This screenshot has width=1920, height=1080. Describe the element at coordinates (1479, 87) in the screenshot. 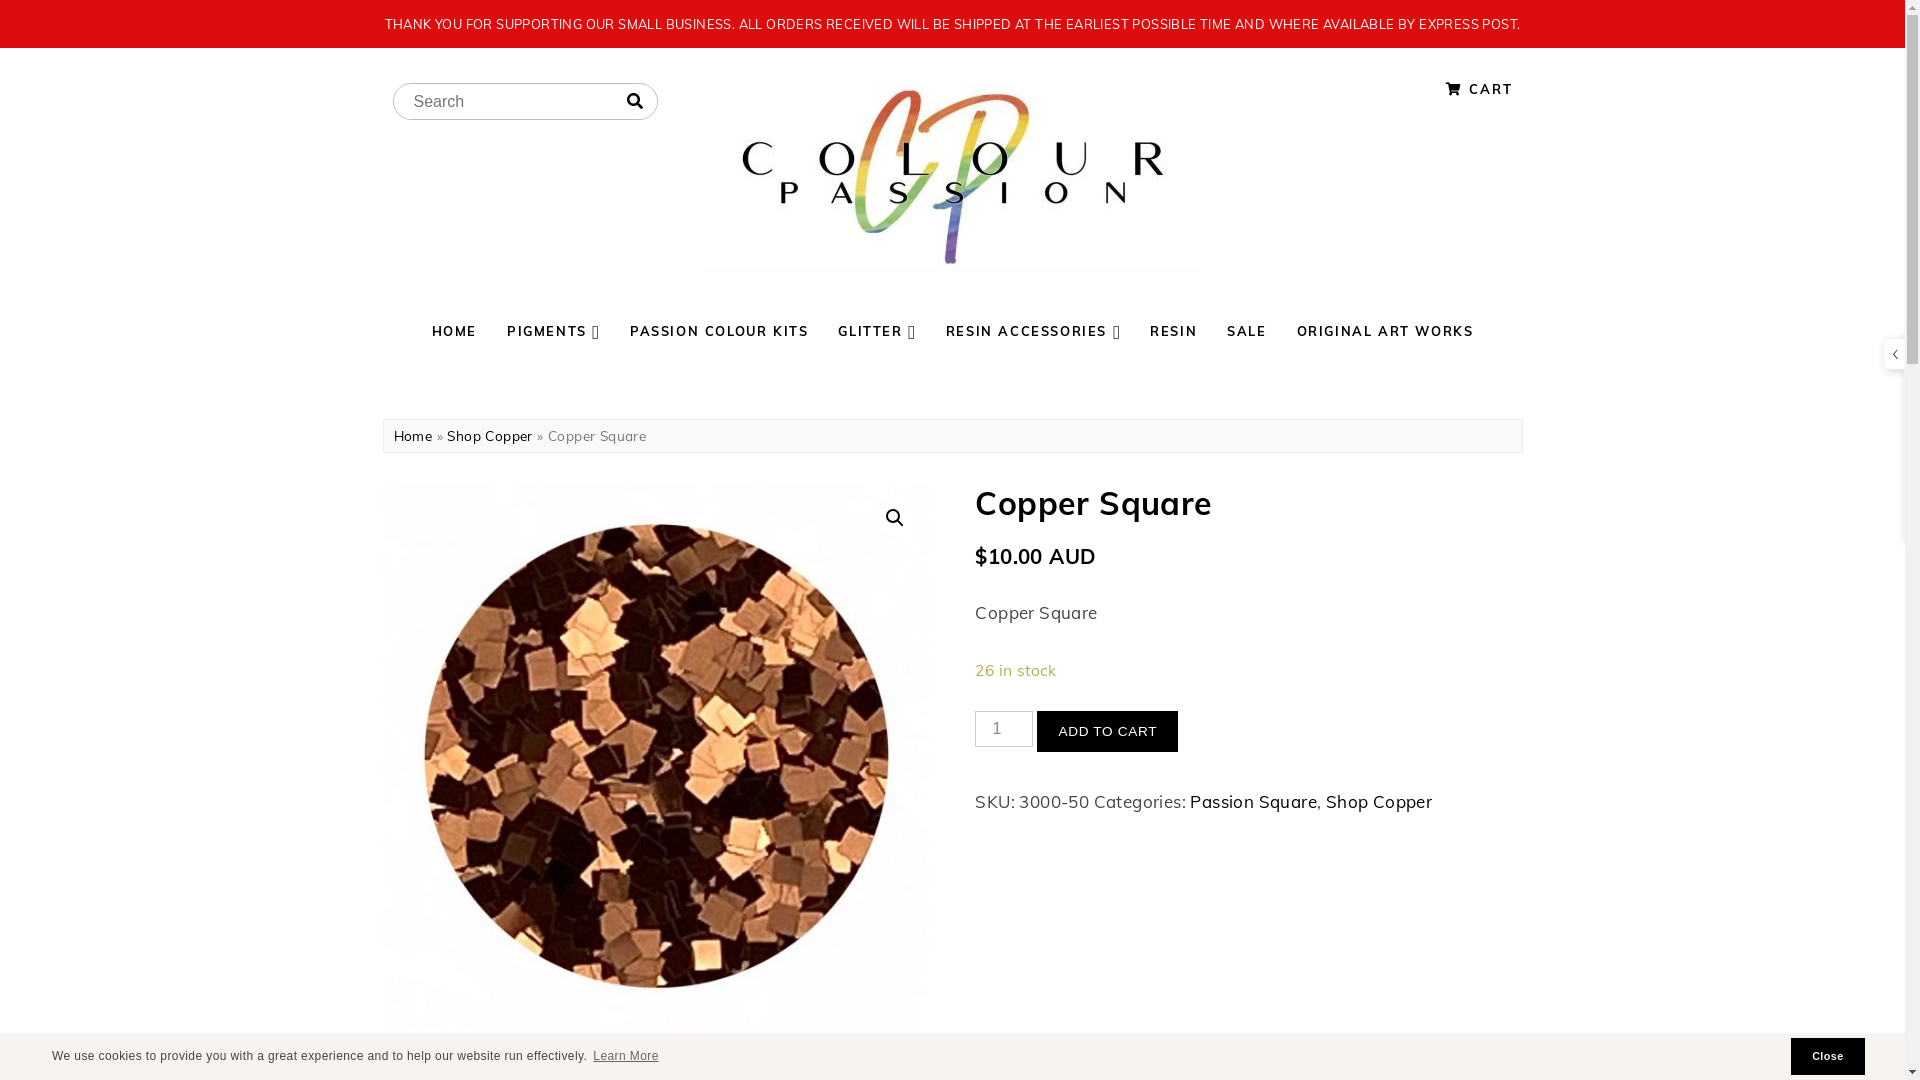

I see `'CART'` at that location.